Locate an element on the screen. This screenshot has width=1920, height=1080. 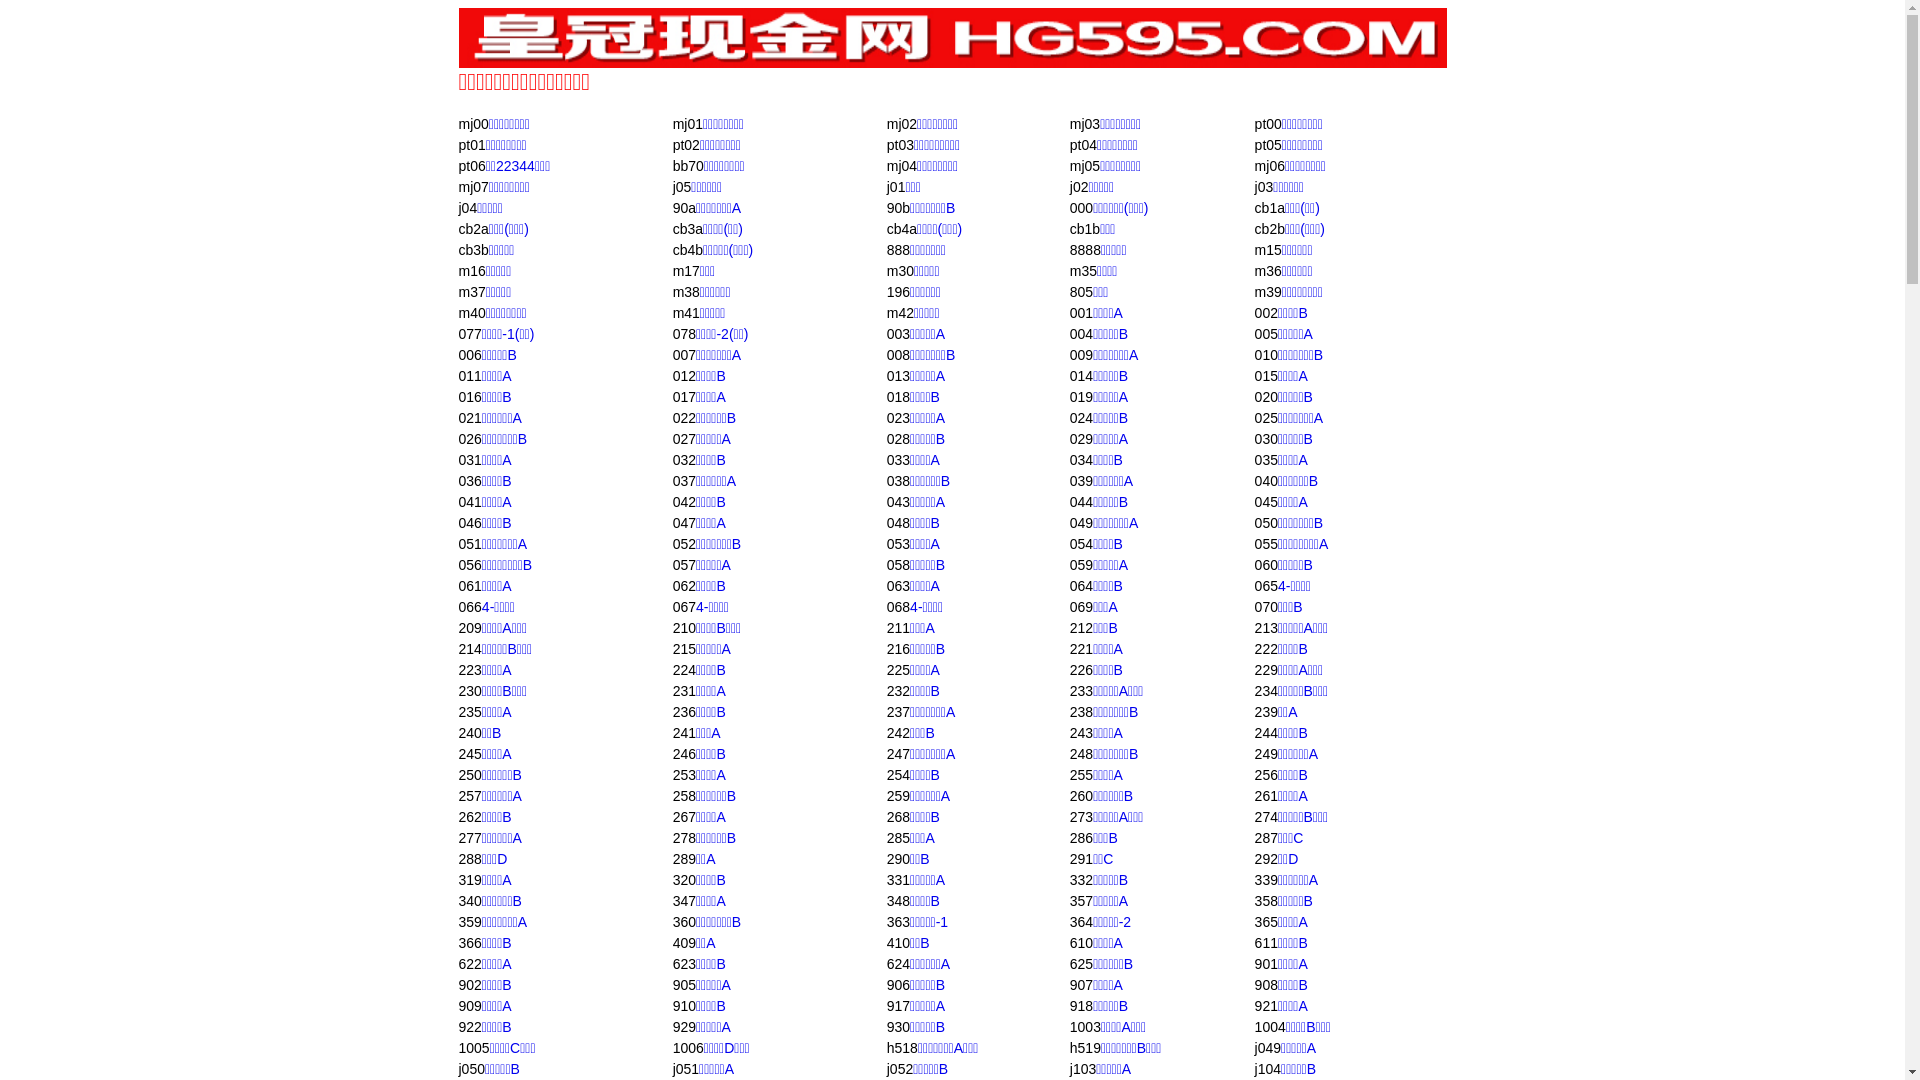
'062' is located at coordinates (672, 585).